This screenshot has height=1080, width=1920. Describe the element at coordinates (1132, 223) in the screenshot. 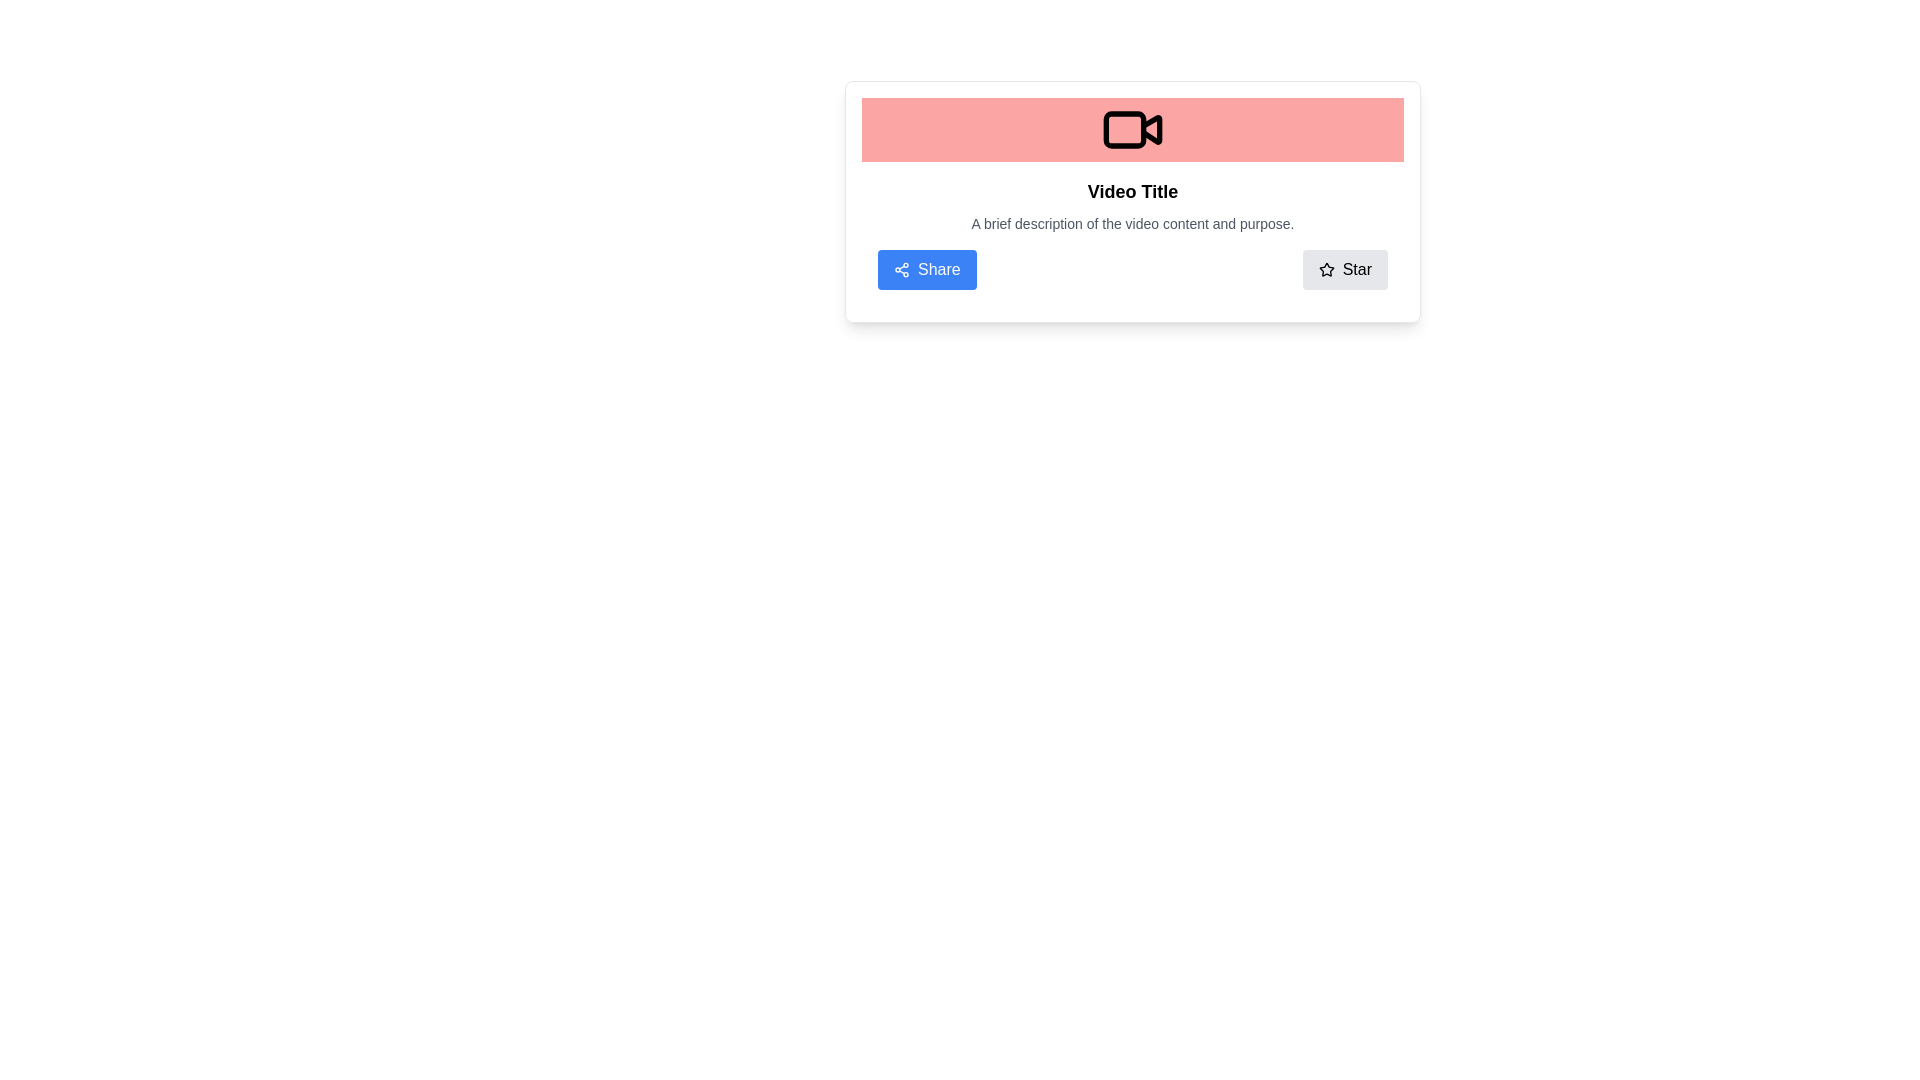

I see `the gray text paragraph that reads 'A brief description of the video content and purpose.' positioned below the 'Video Title'` at that location.